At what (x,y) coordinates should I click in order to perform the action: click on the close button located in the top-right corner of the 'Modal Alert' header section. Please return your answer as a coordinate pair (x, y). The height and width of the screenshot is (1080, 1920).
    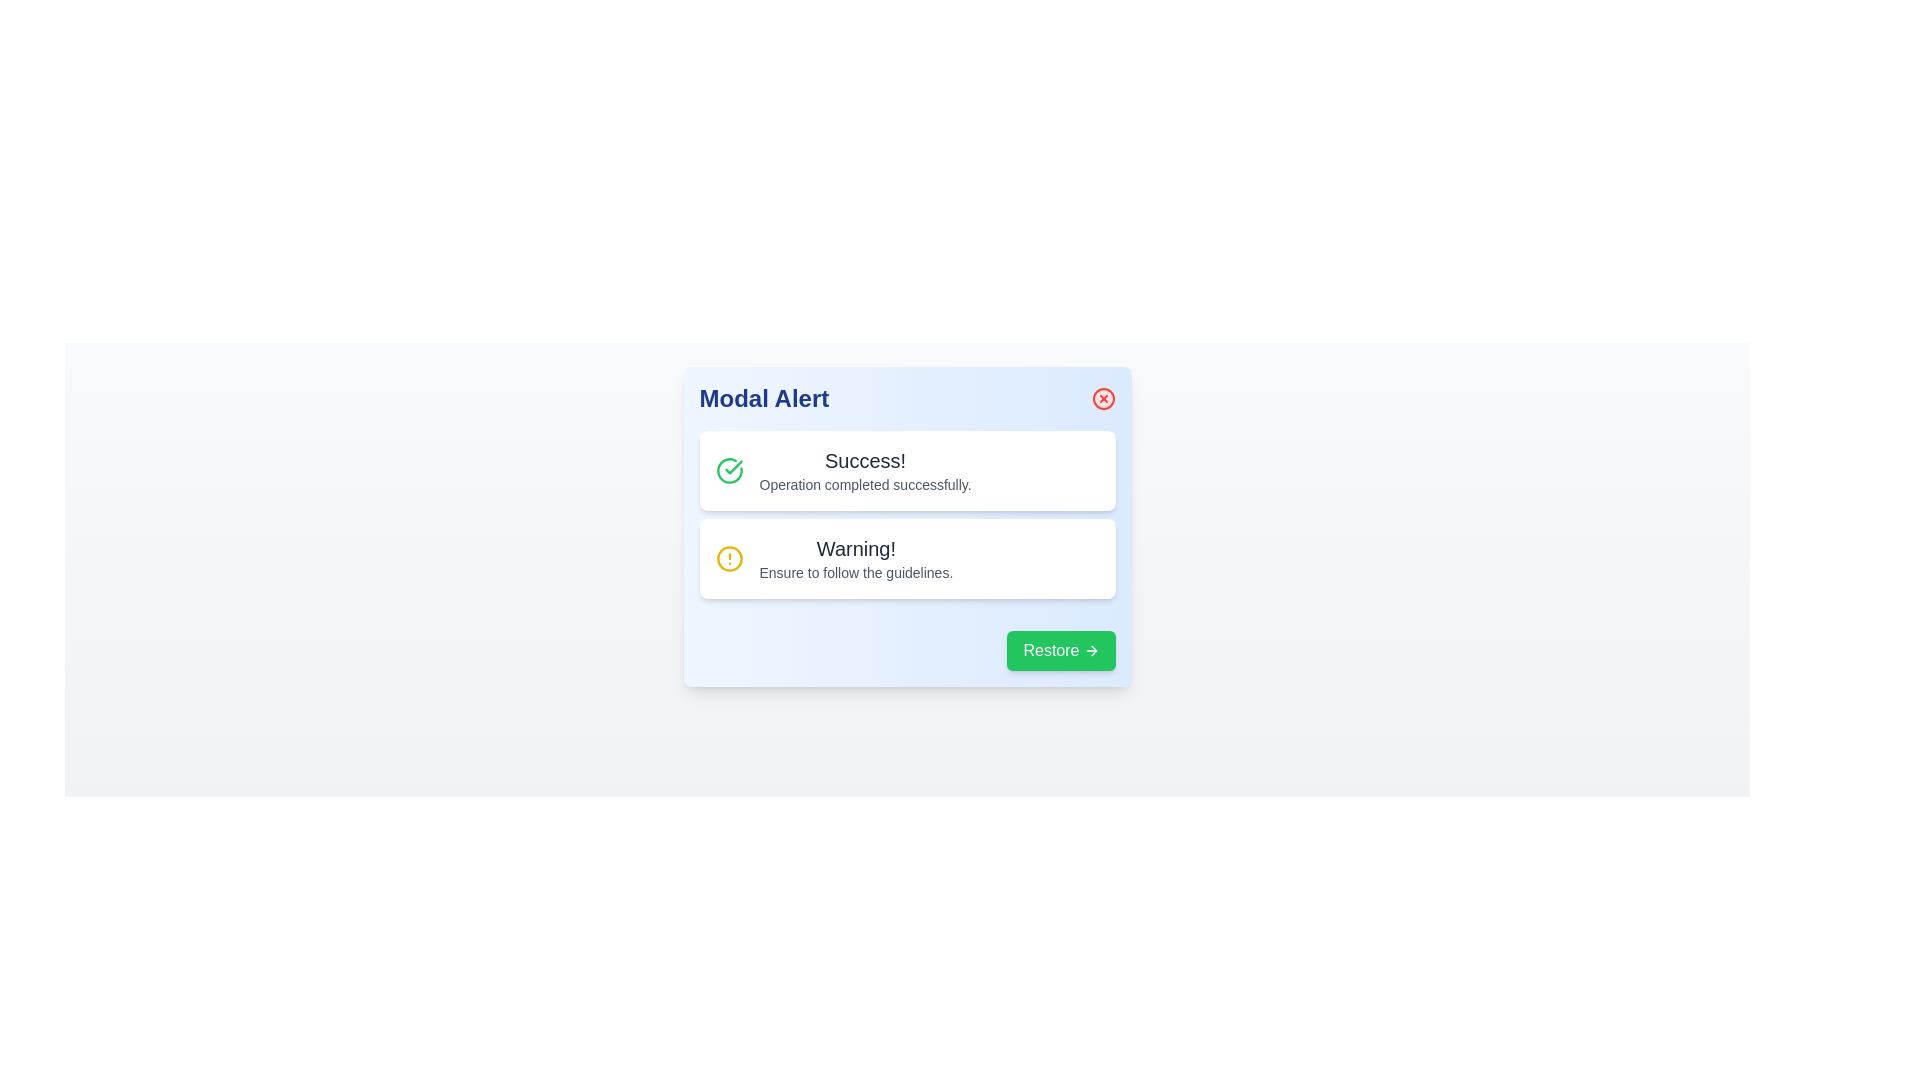
    Looking at the image, I should click on (1102, 398).